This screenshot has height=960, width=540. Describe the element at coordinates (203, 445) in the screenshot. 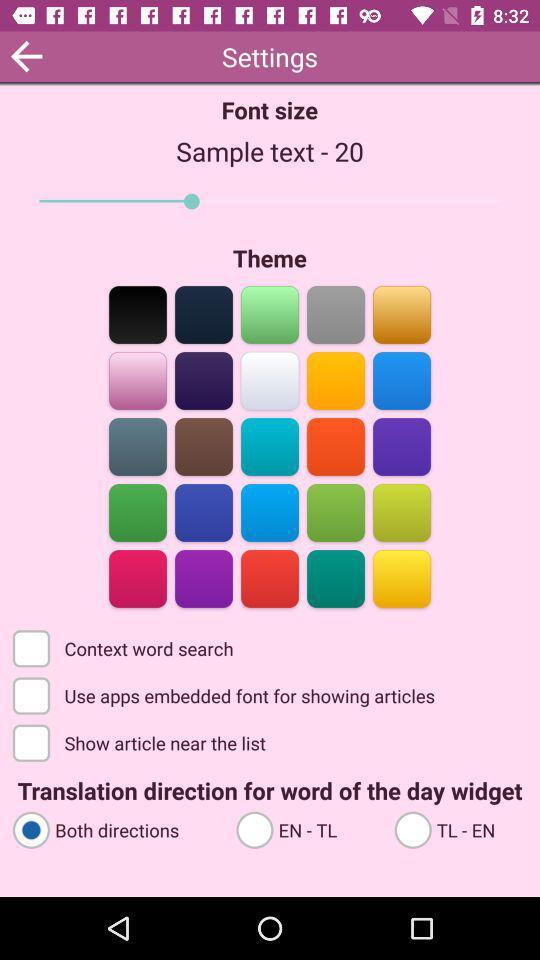

I see `color option` at that location.